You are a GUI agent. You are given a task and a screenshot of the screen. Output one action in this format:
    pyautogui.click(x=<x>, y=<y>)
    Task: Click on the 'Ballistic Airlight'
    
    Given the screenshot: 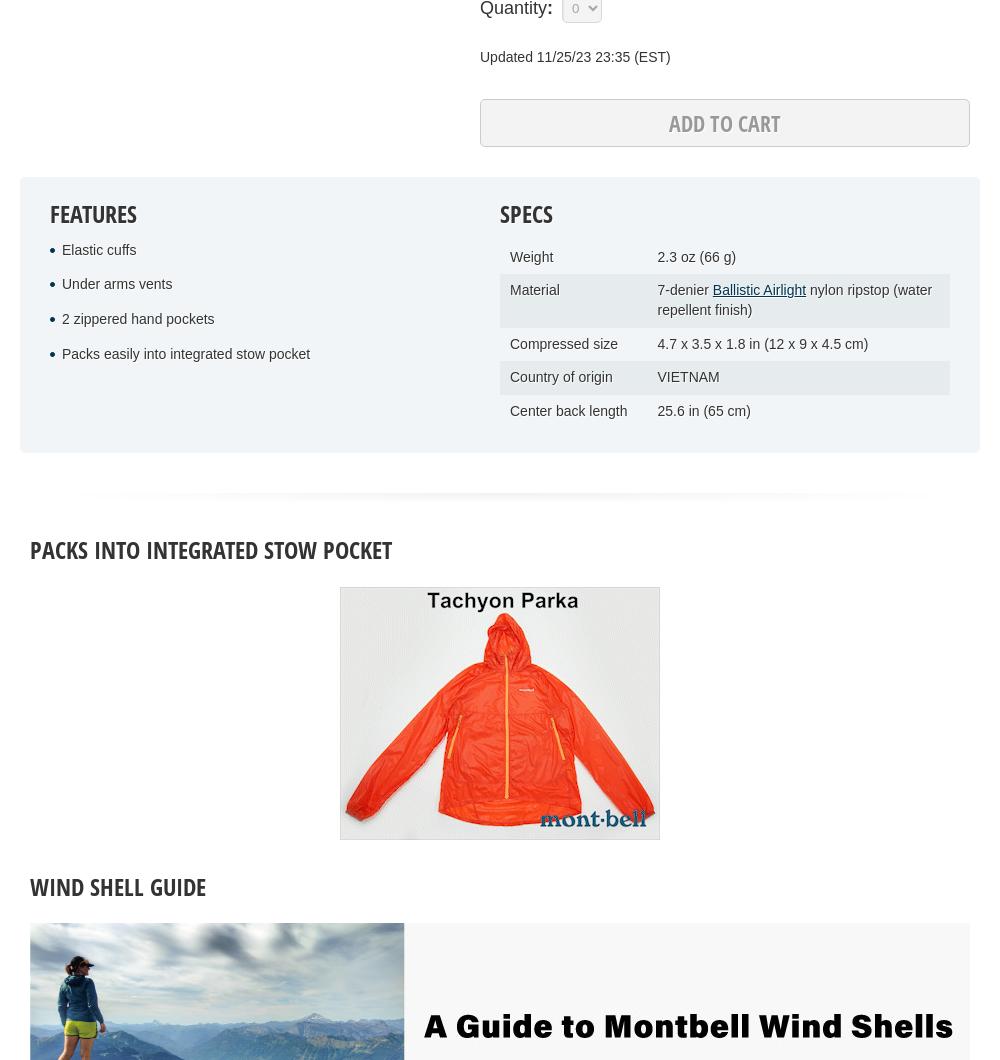 What is the action you would take?
    pyautogui.click(x=759, y=290)
    